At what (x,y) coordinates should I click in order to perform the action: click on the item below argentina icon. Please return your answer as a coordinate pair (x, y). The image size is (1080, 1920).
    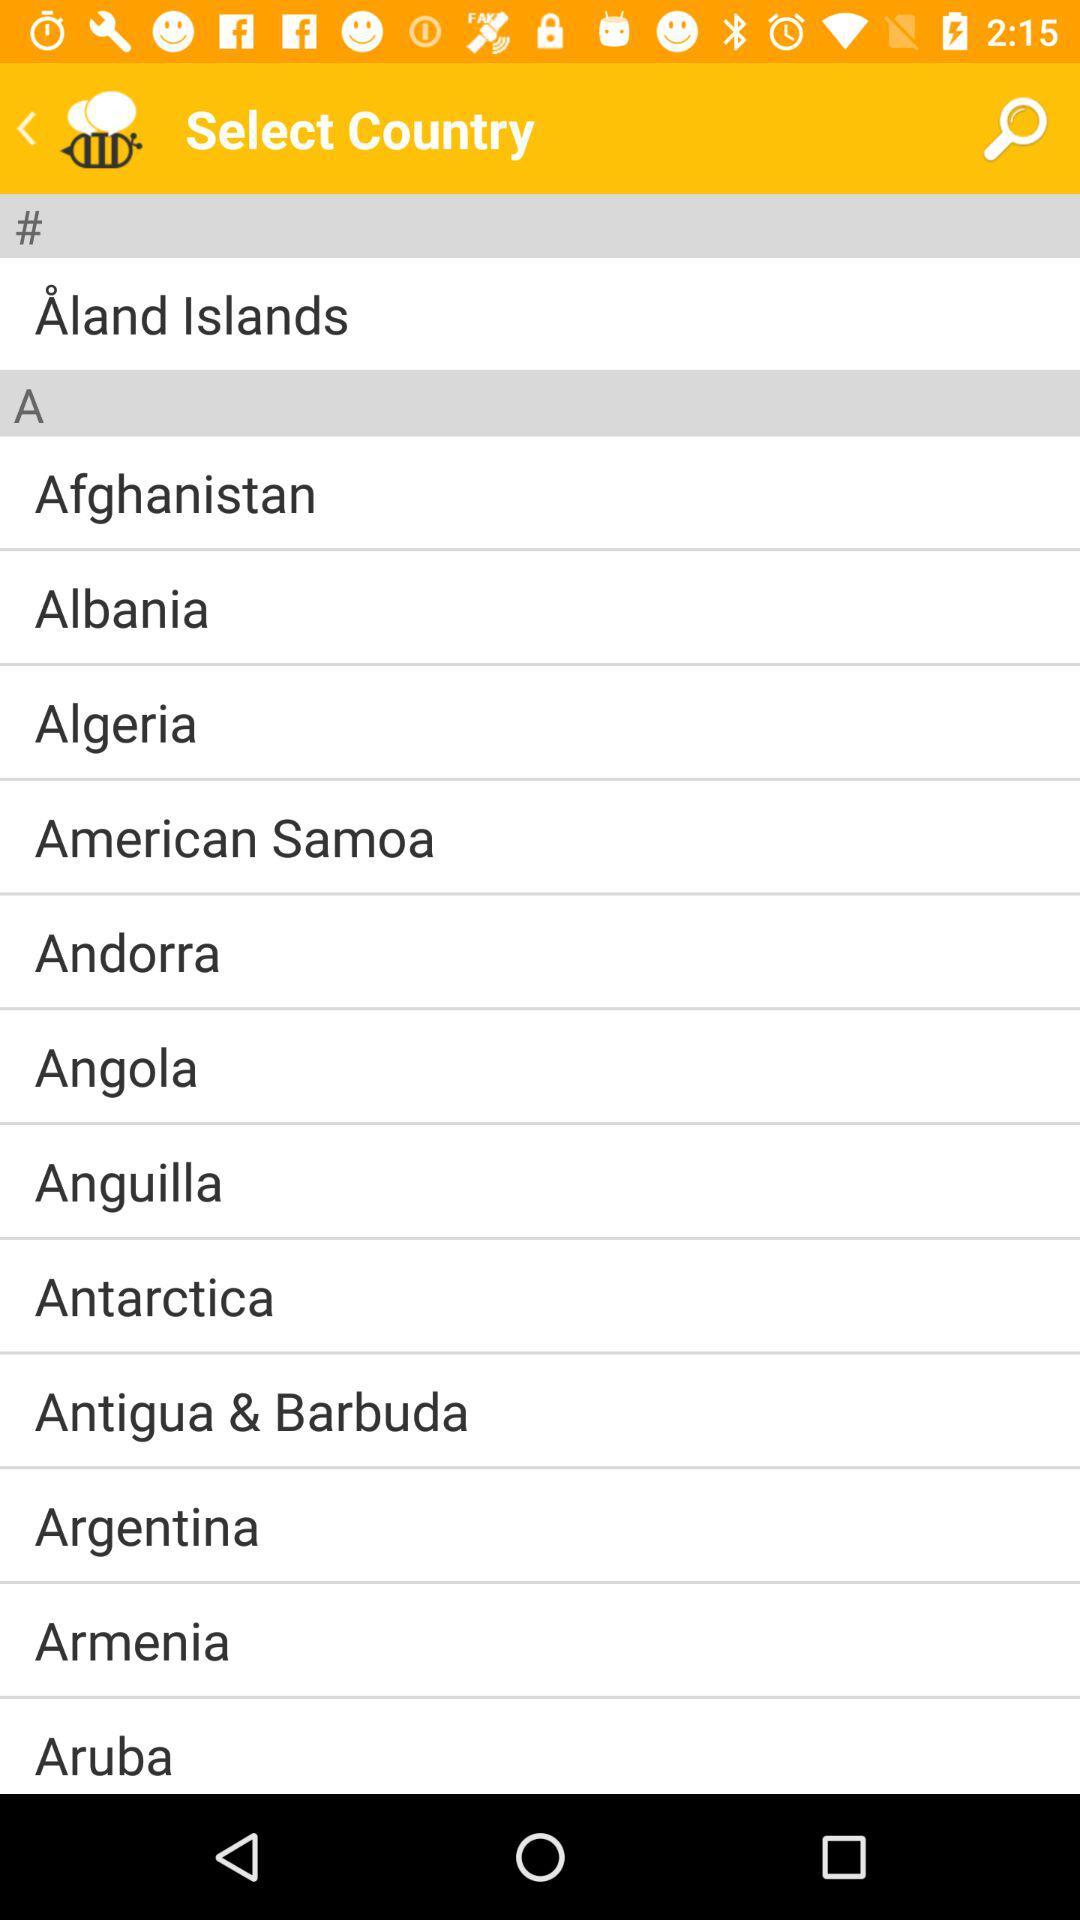
    Looking at the image, I should click on (540, 1581).